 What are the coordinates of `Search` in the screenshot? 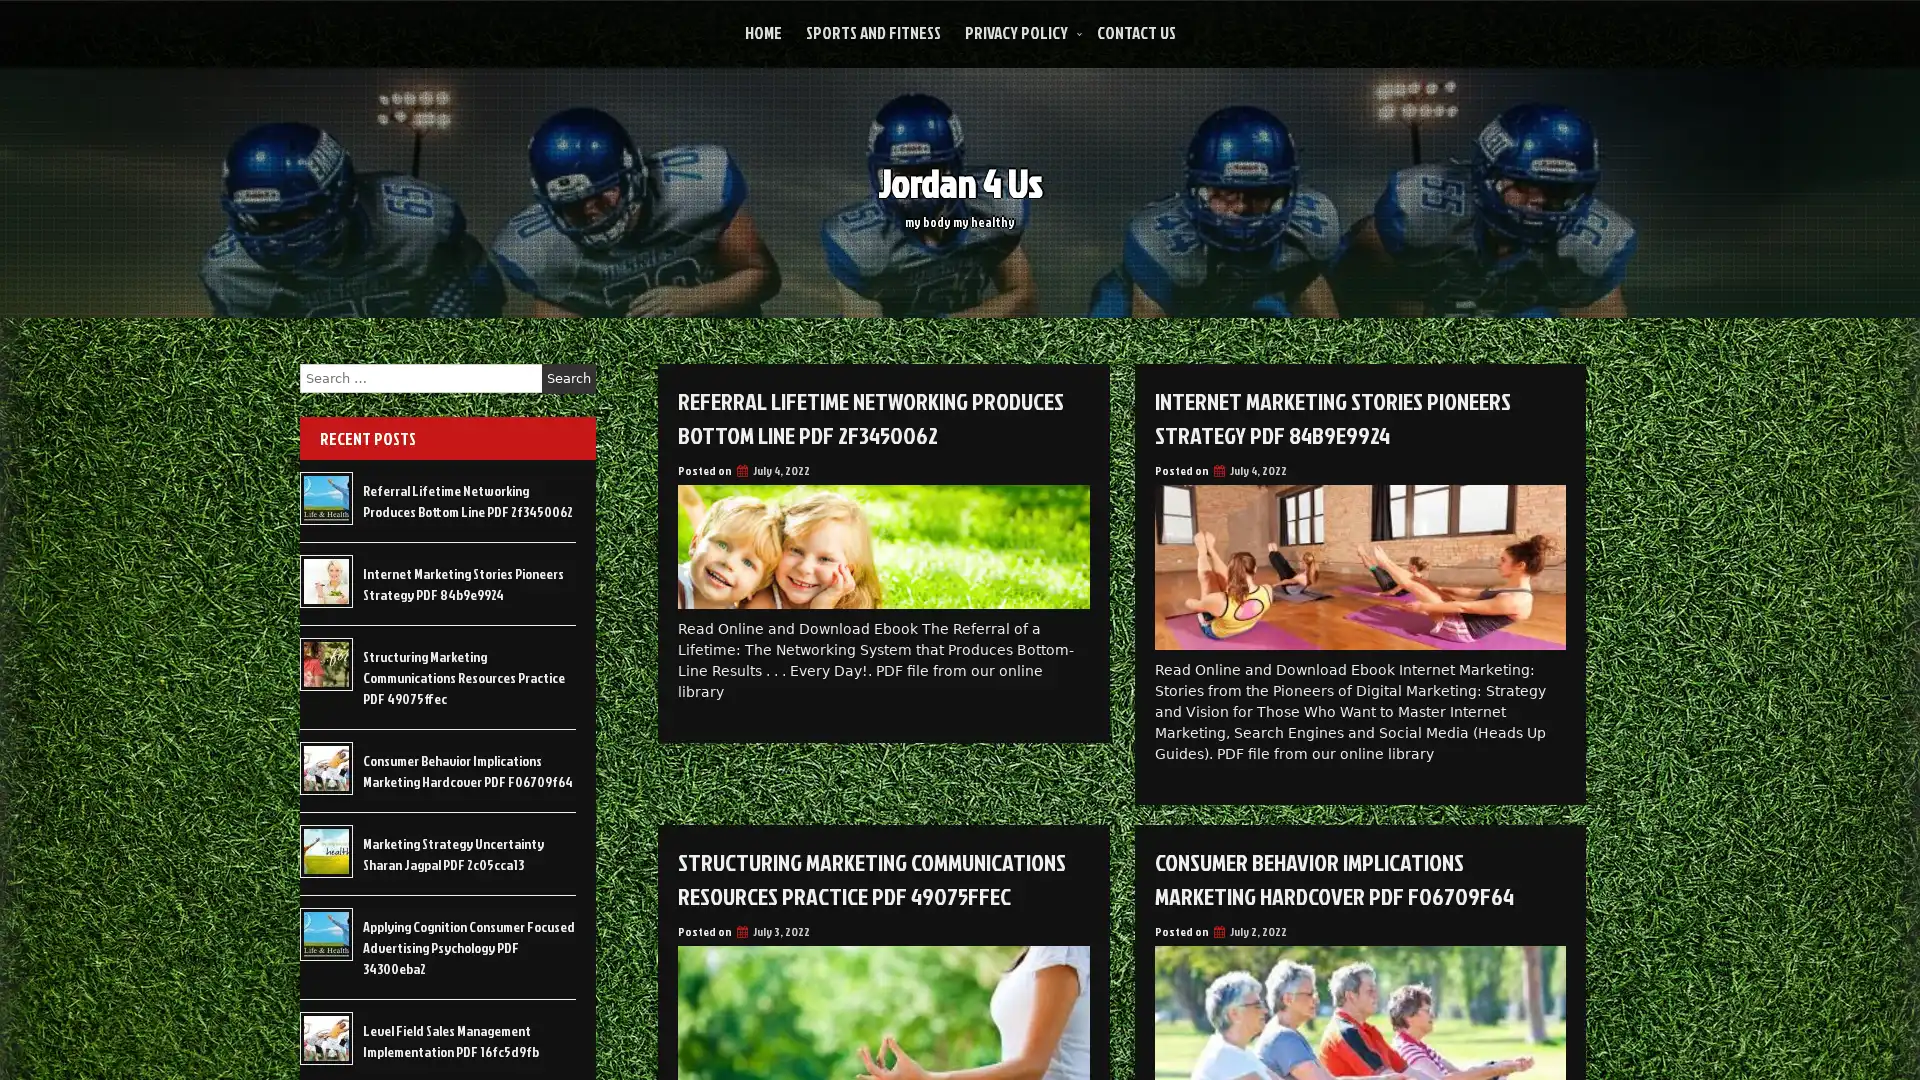 It's located at (568, 378).